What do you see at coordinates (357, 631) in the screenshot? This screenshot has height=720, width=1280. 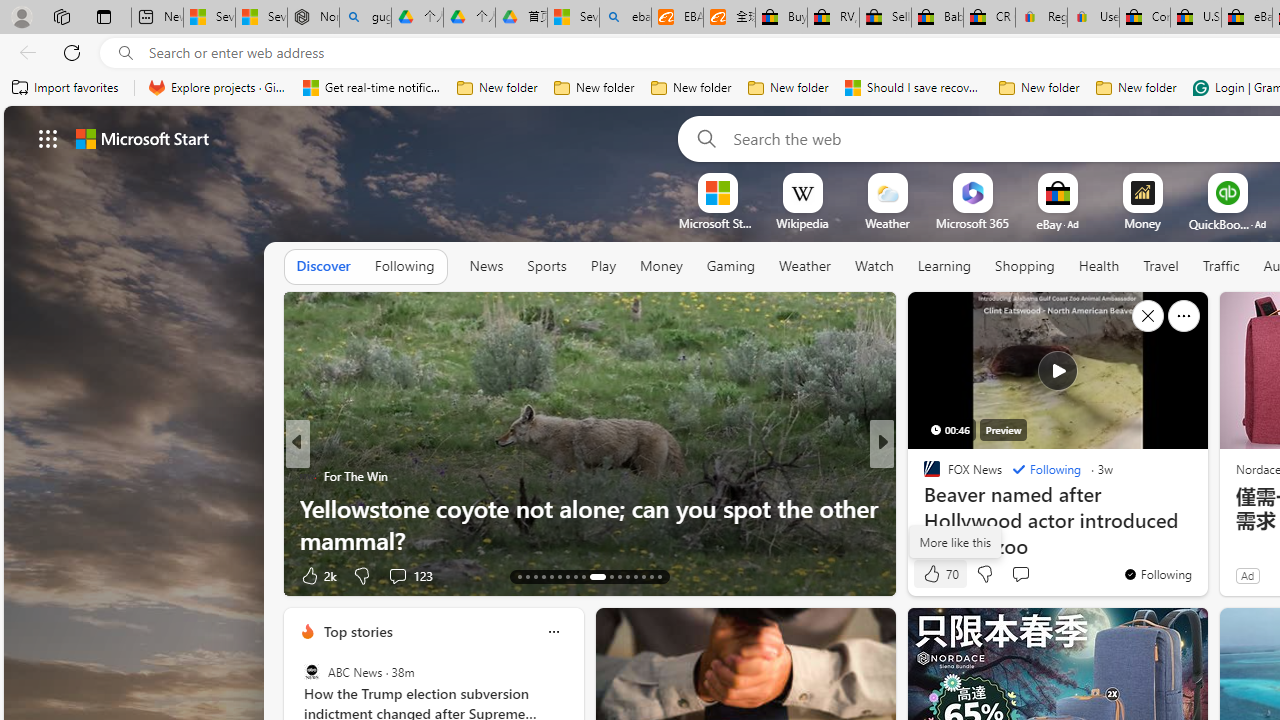 I see `'Top stories'` at bounding box center [357, 631].